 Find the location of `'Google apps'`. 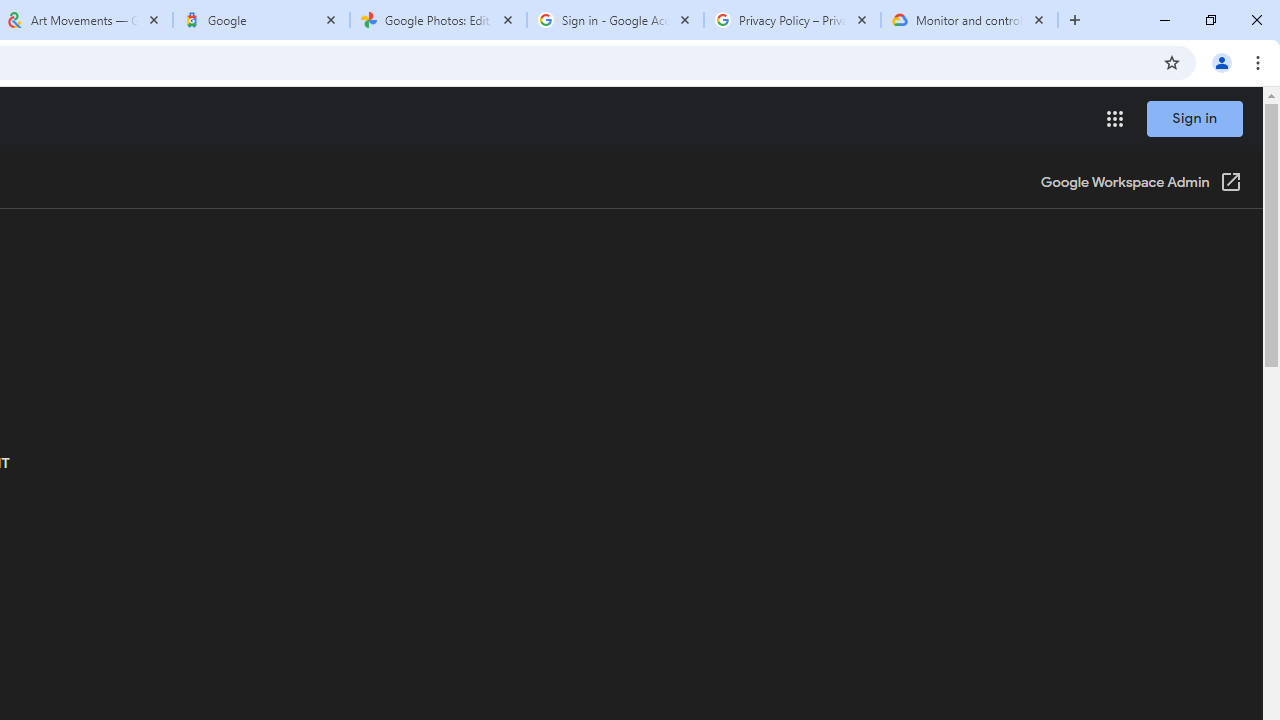

'Google apps' is located at coordinates (1113, 119).